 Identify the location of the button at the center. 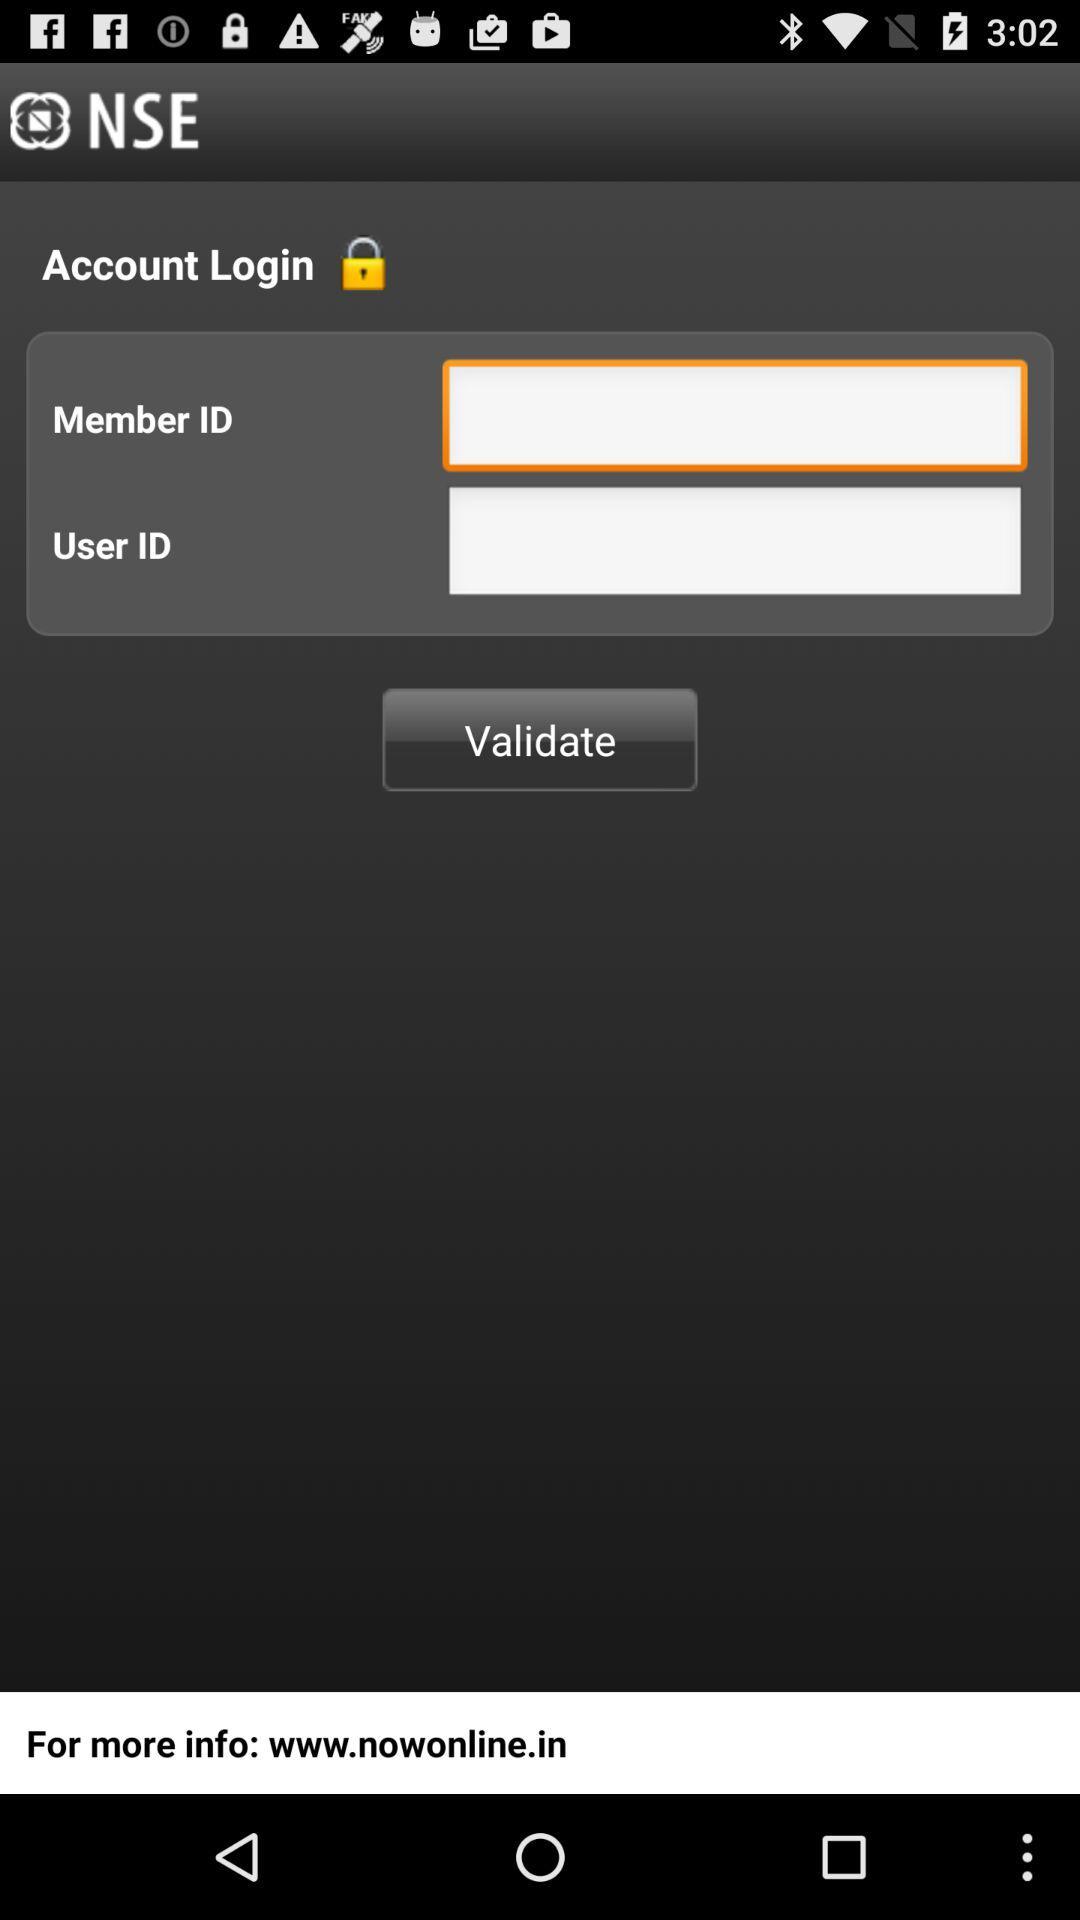
(540, 738).